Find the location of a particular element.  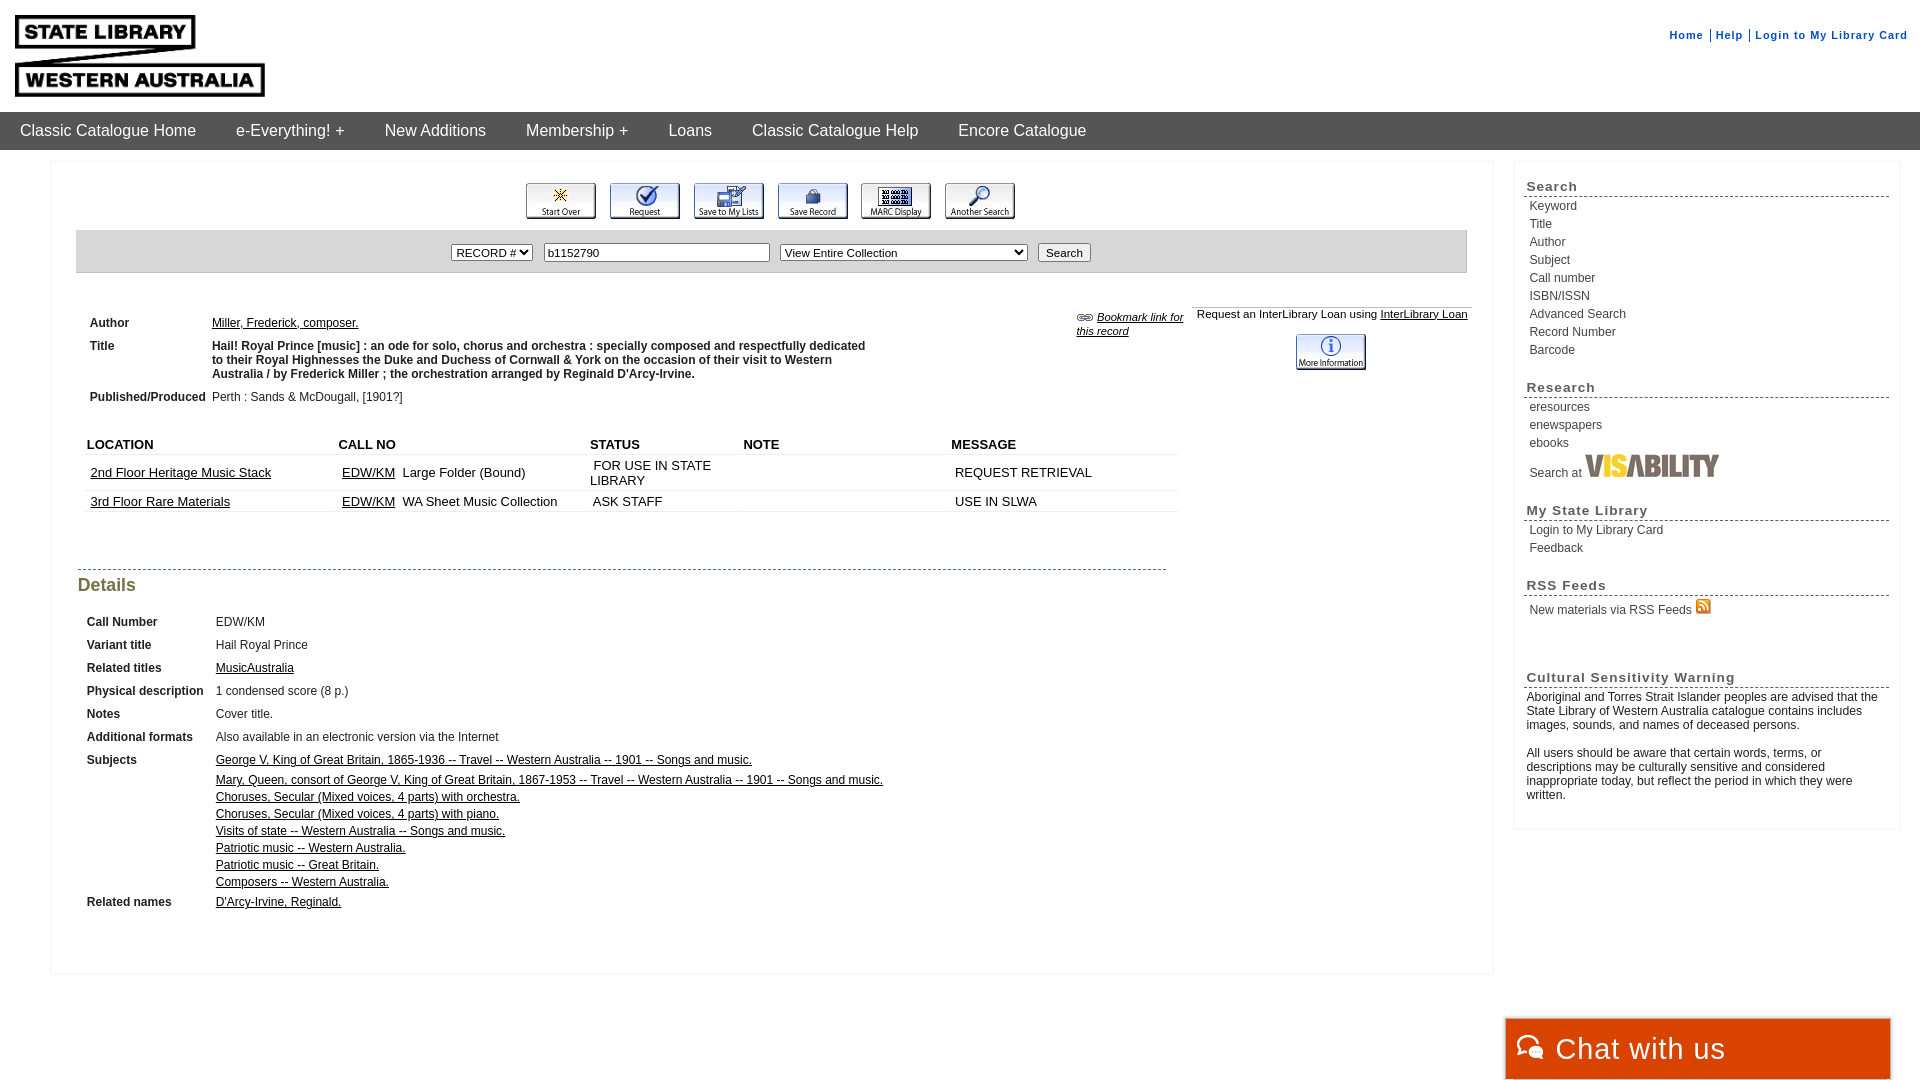

'3rd Floor Rare Materials' is located at coordinates (158, 500).